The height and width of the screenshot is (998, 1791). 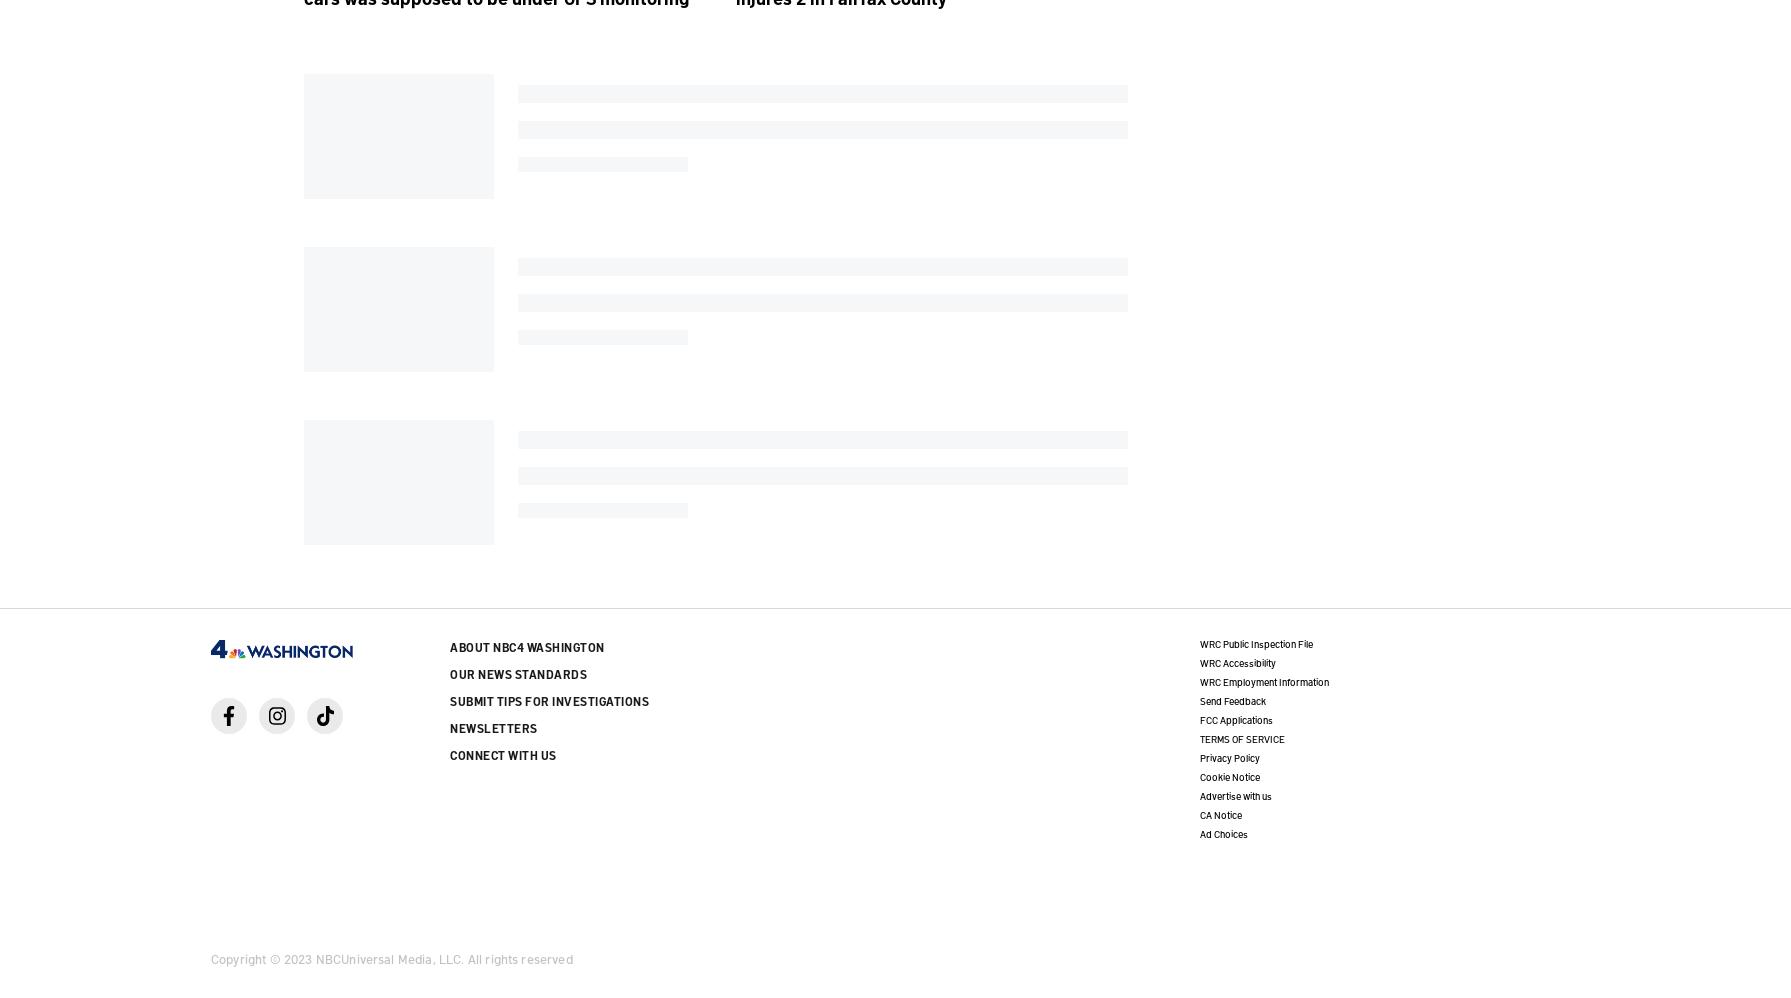 What do you see at coordinates (549, 699) in the screenshot?
I see `'Submit Tips for Investigations'` at bounding box center [549, 699].